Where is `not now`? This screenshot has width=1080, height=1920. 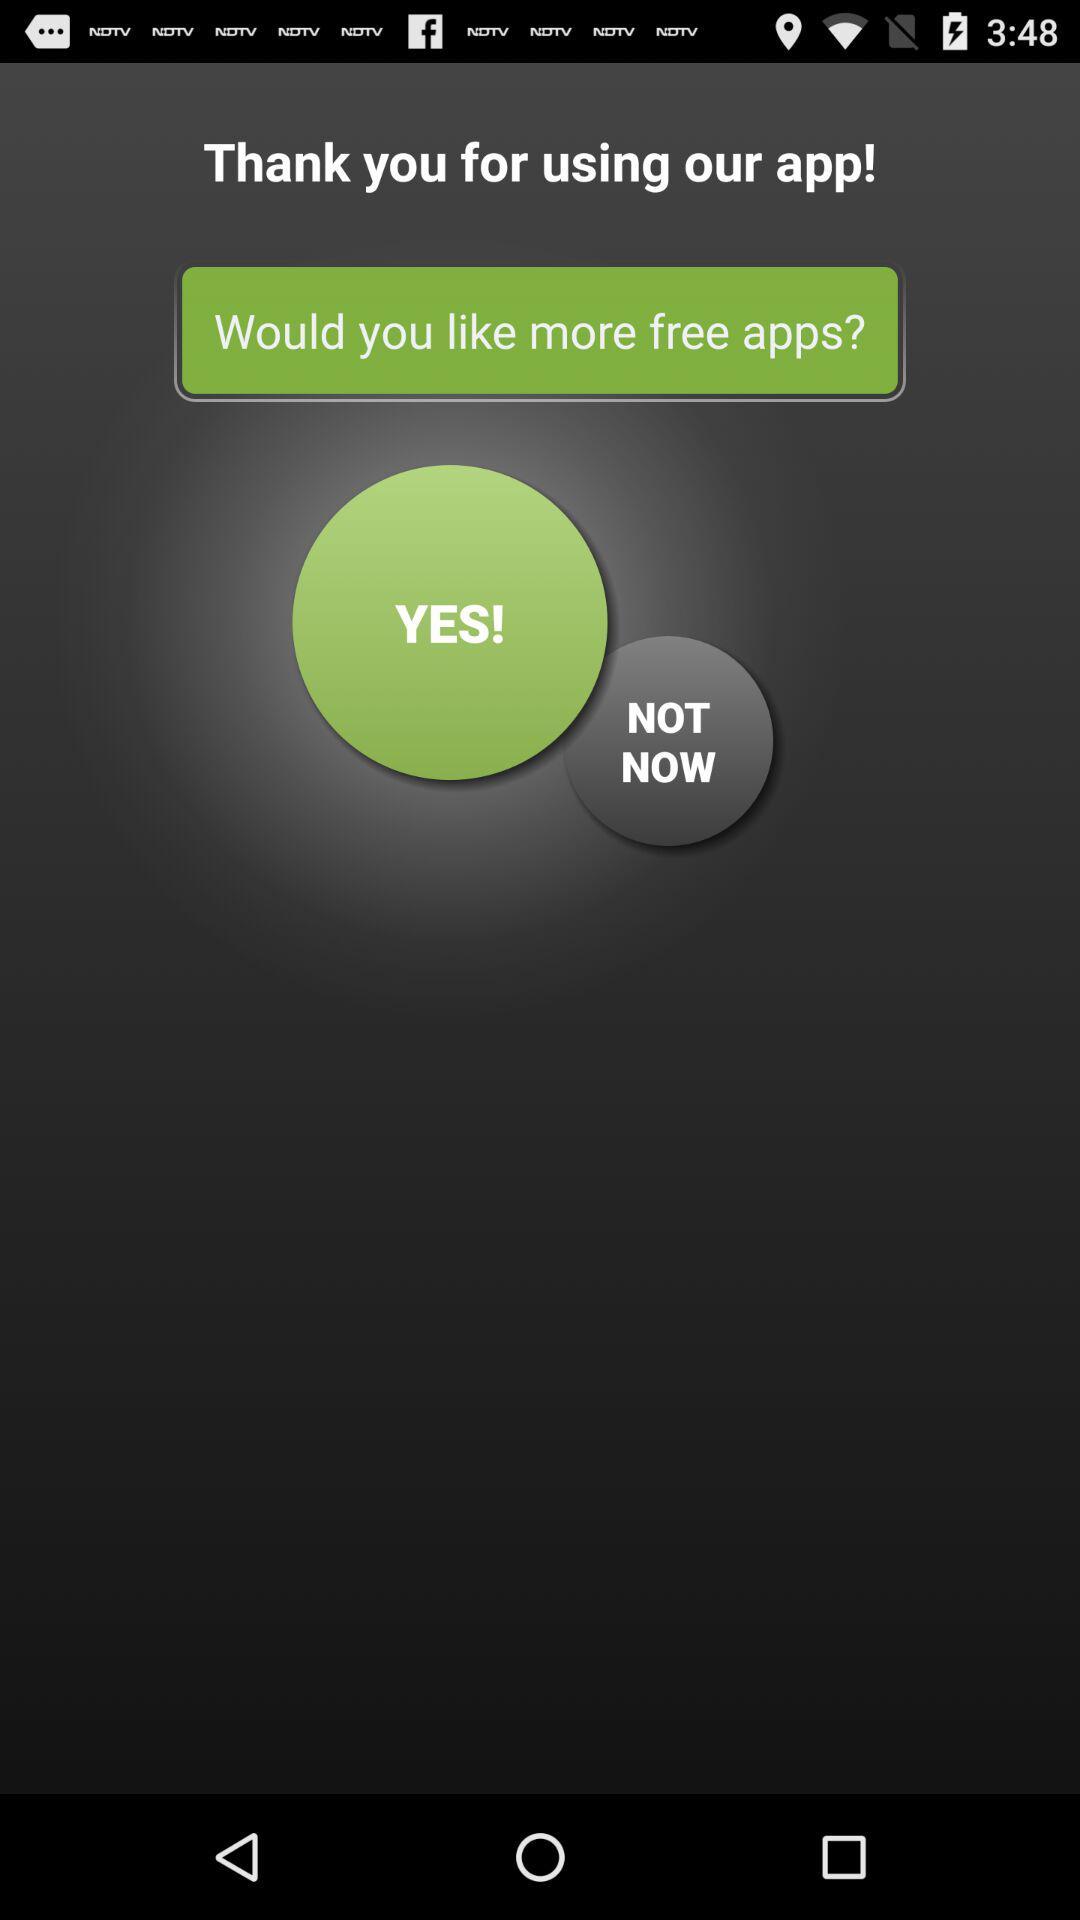 not now is located at coordinates (668, 739).